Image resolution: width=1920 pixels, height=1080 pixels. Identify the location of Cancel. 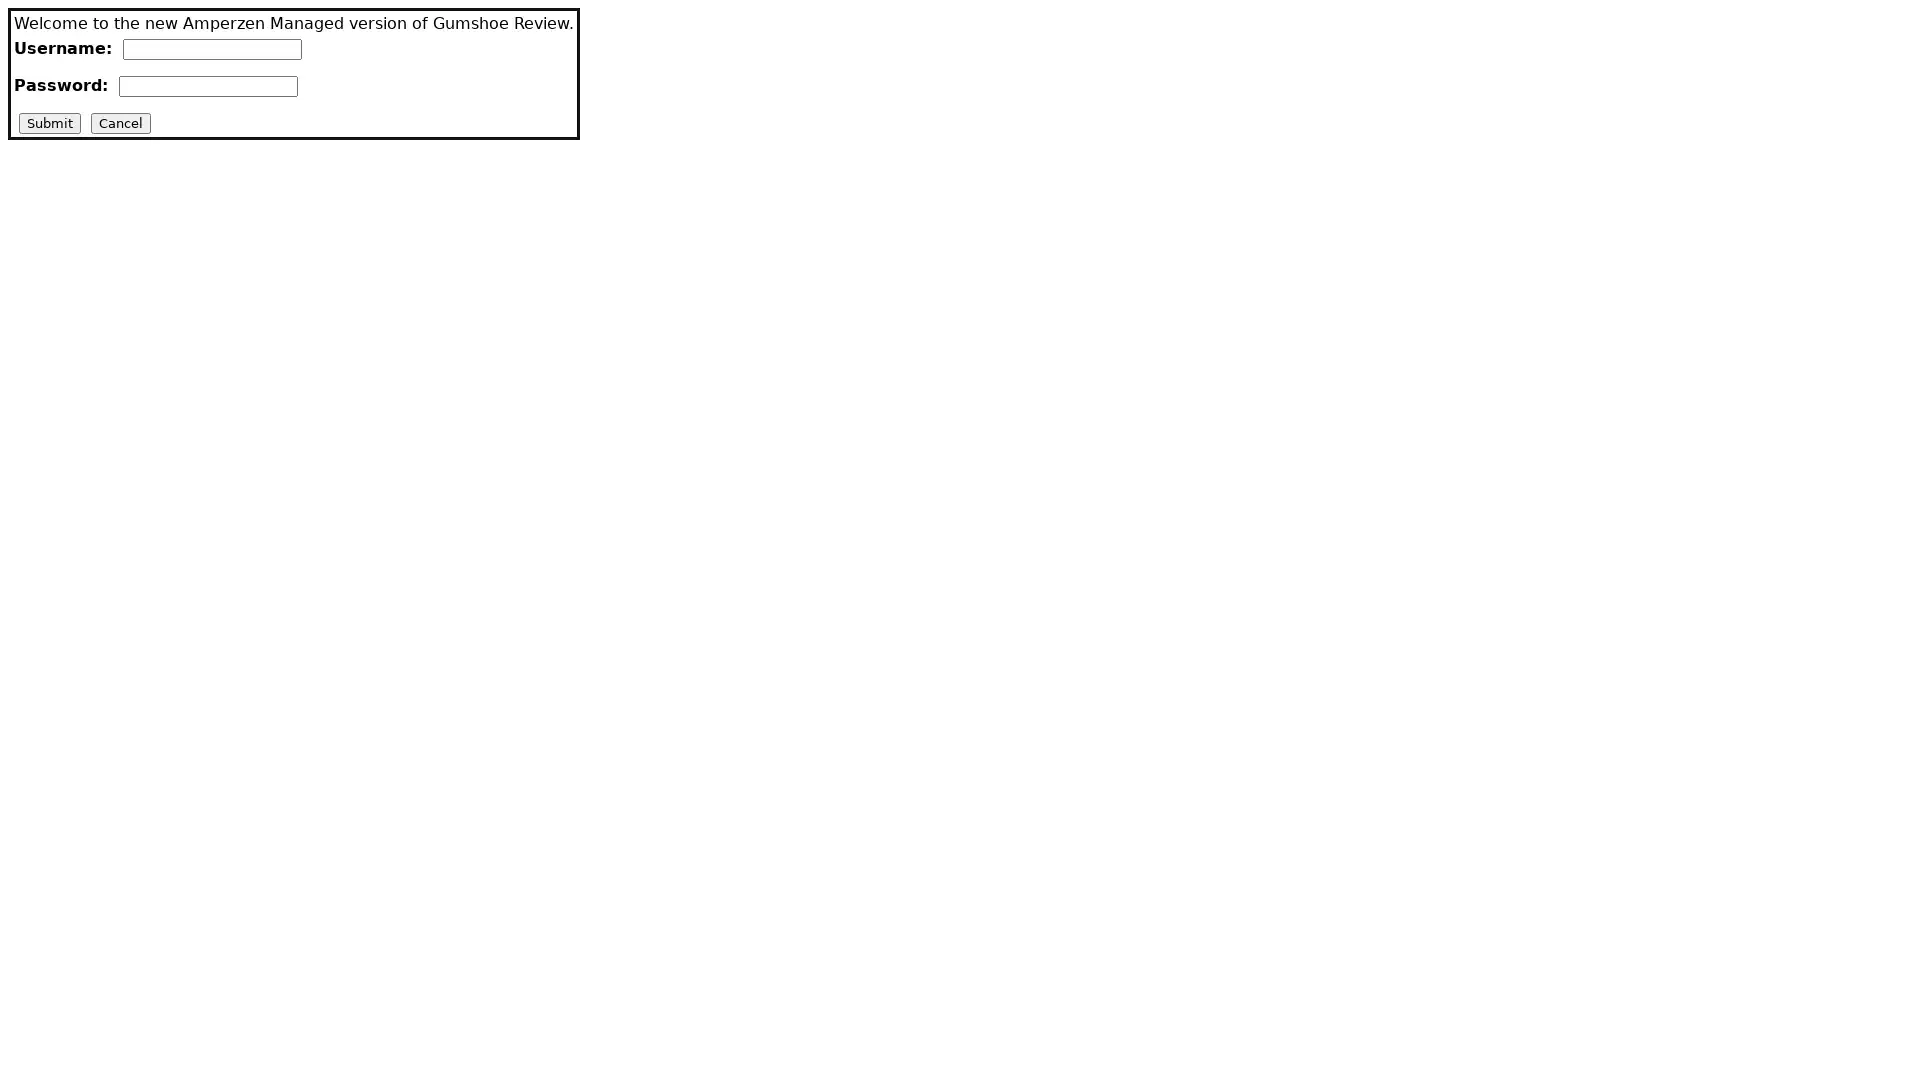
(119, 123).